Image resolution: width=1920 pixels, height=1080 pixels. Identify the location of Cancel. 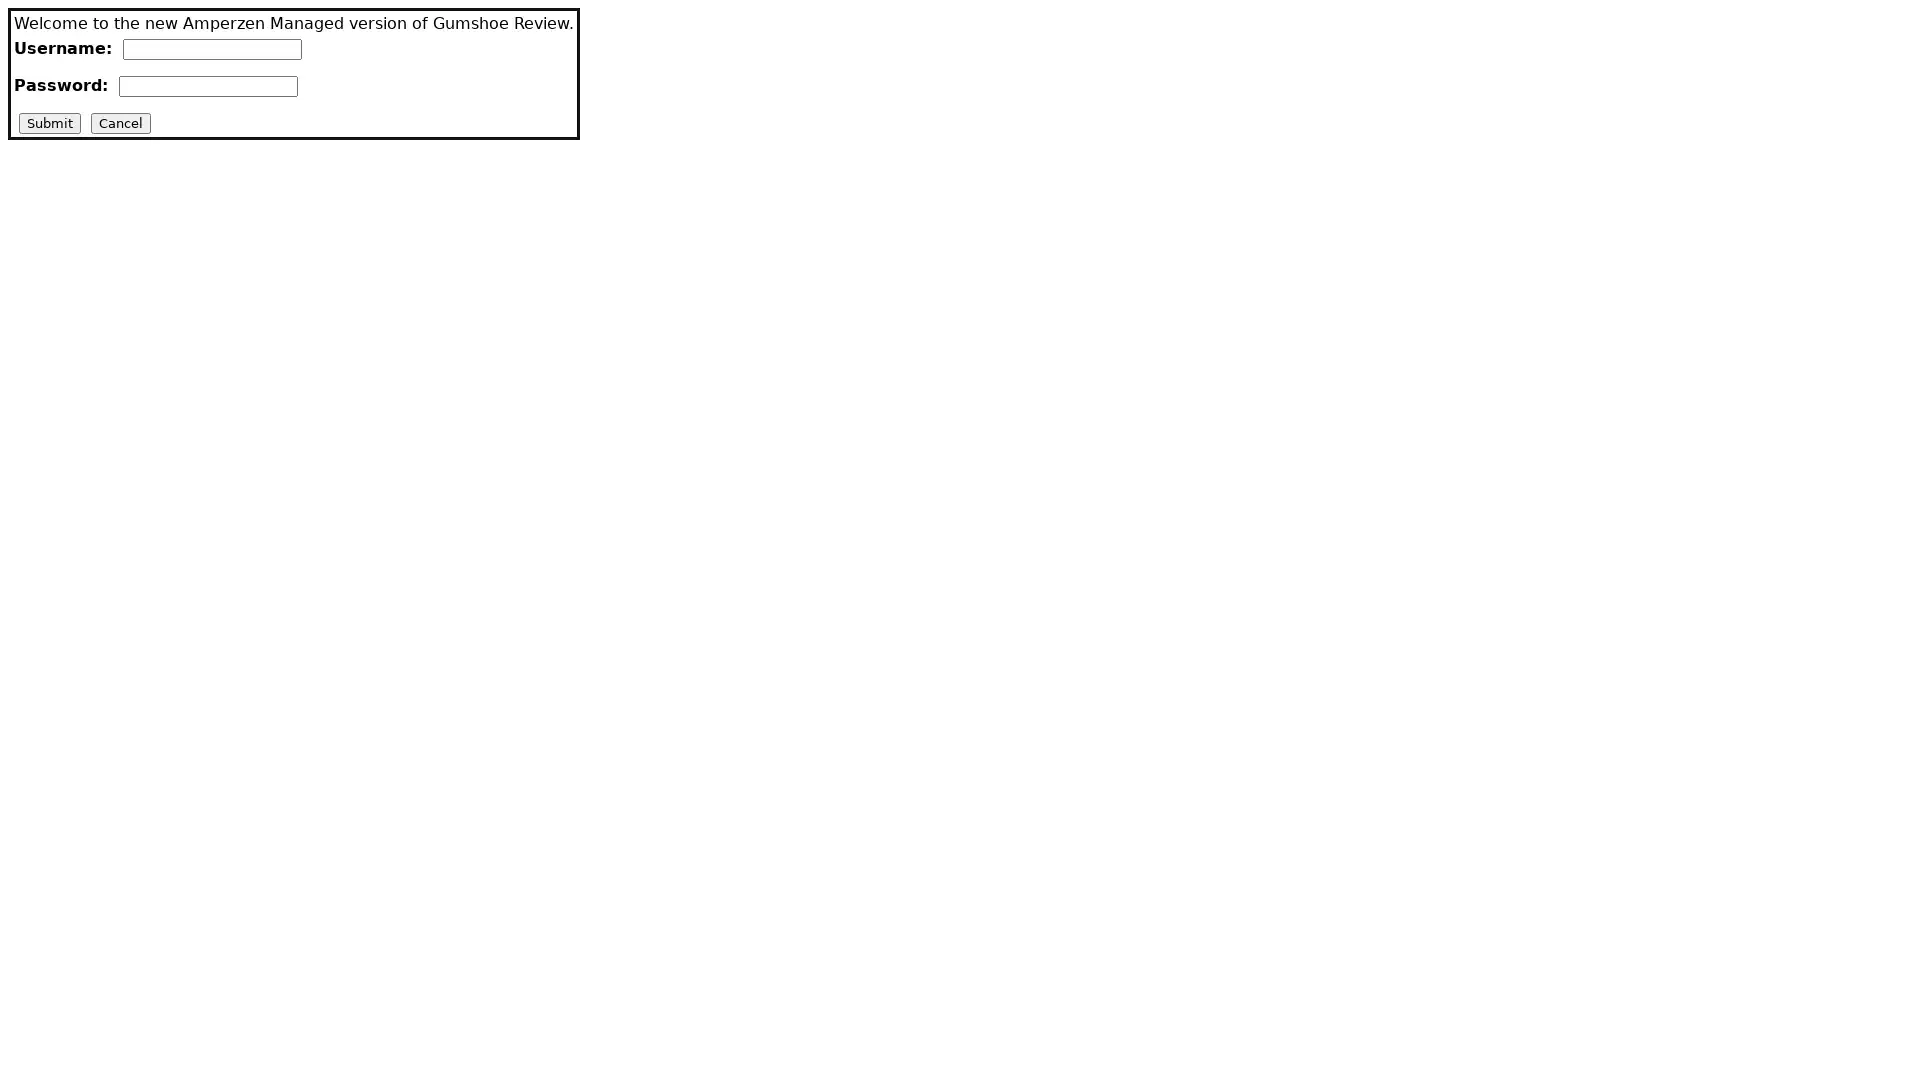
(119, 123).